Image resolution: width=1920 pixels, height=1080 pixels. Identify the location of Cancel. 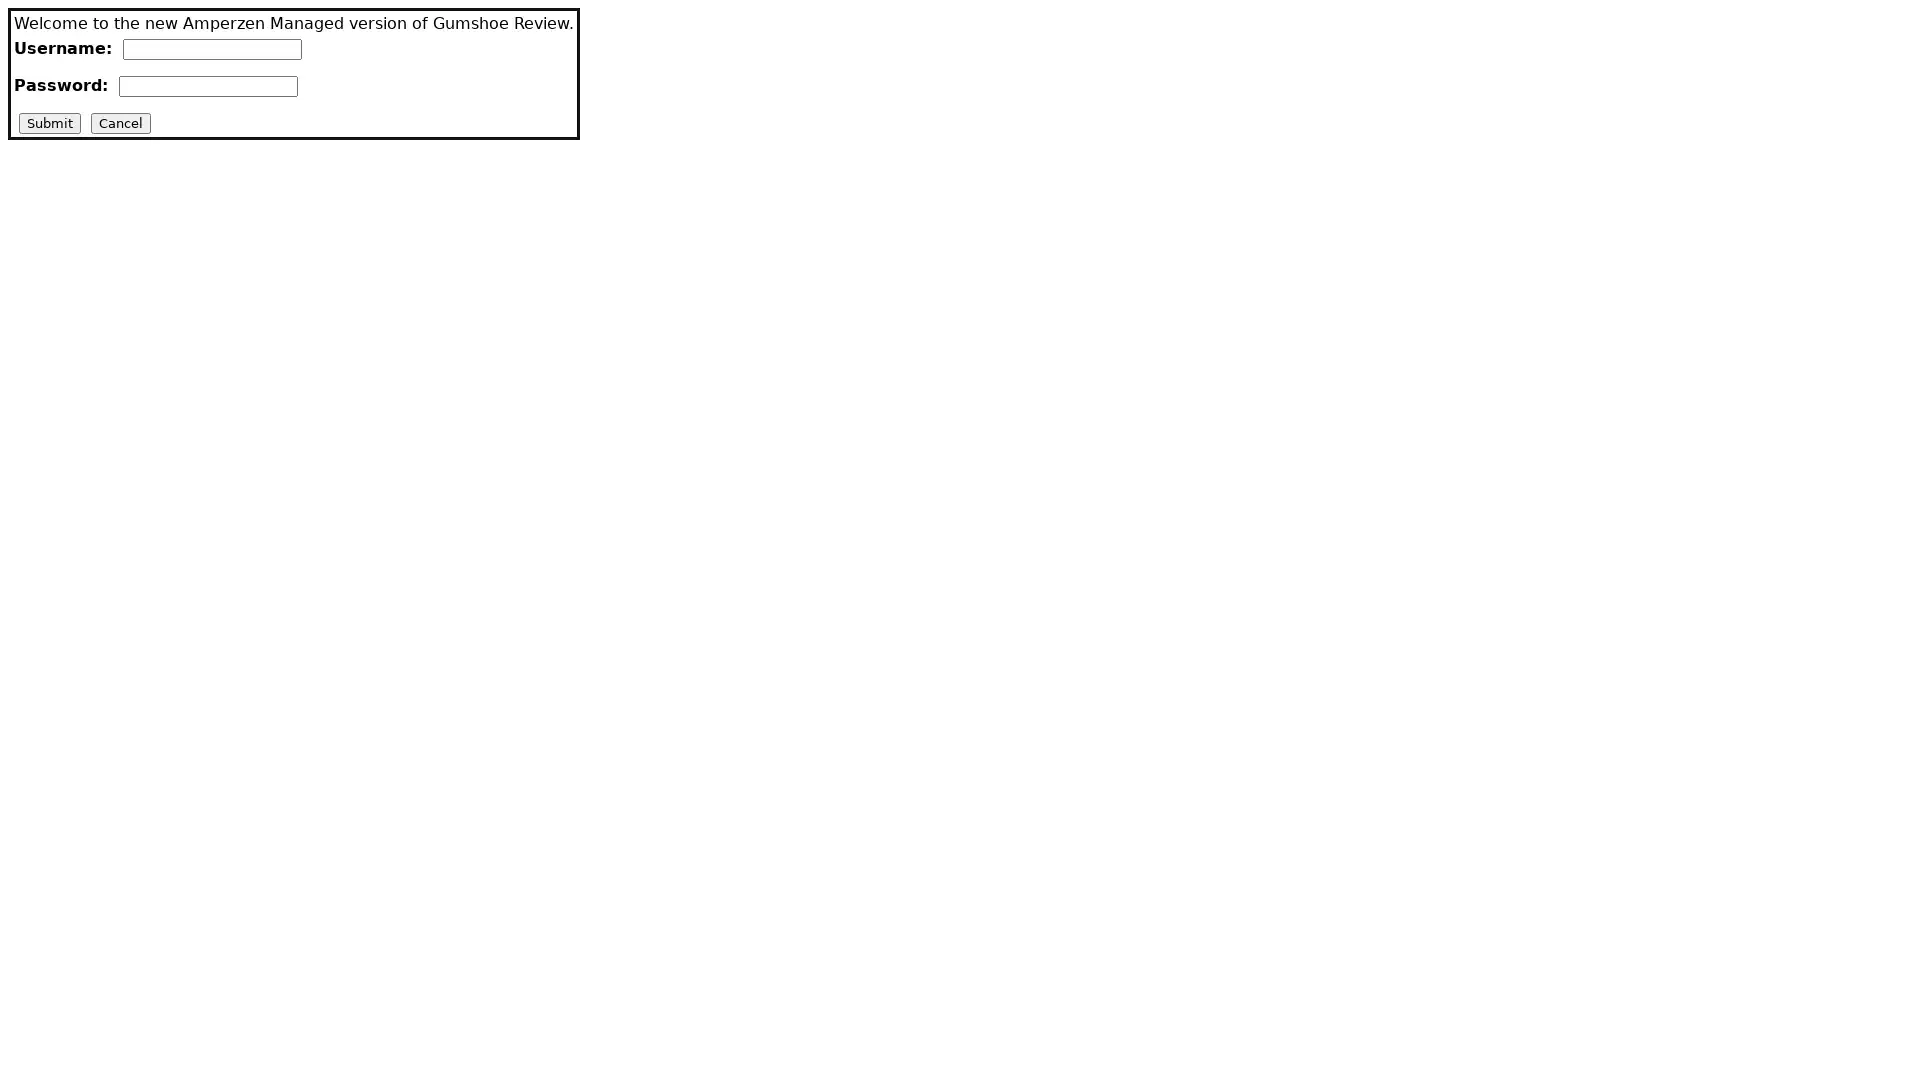
(119, 123).